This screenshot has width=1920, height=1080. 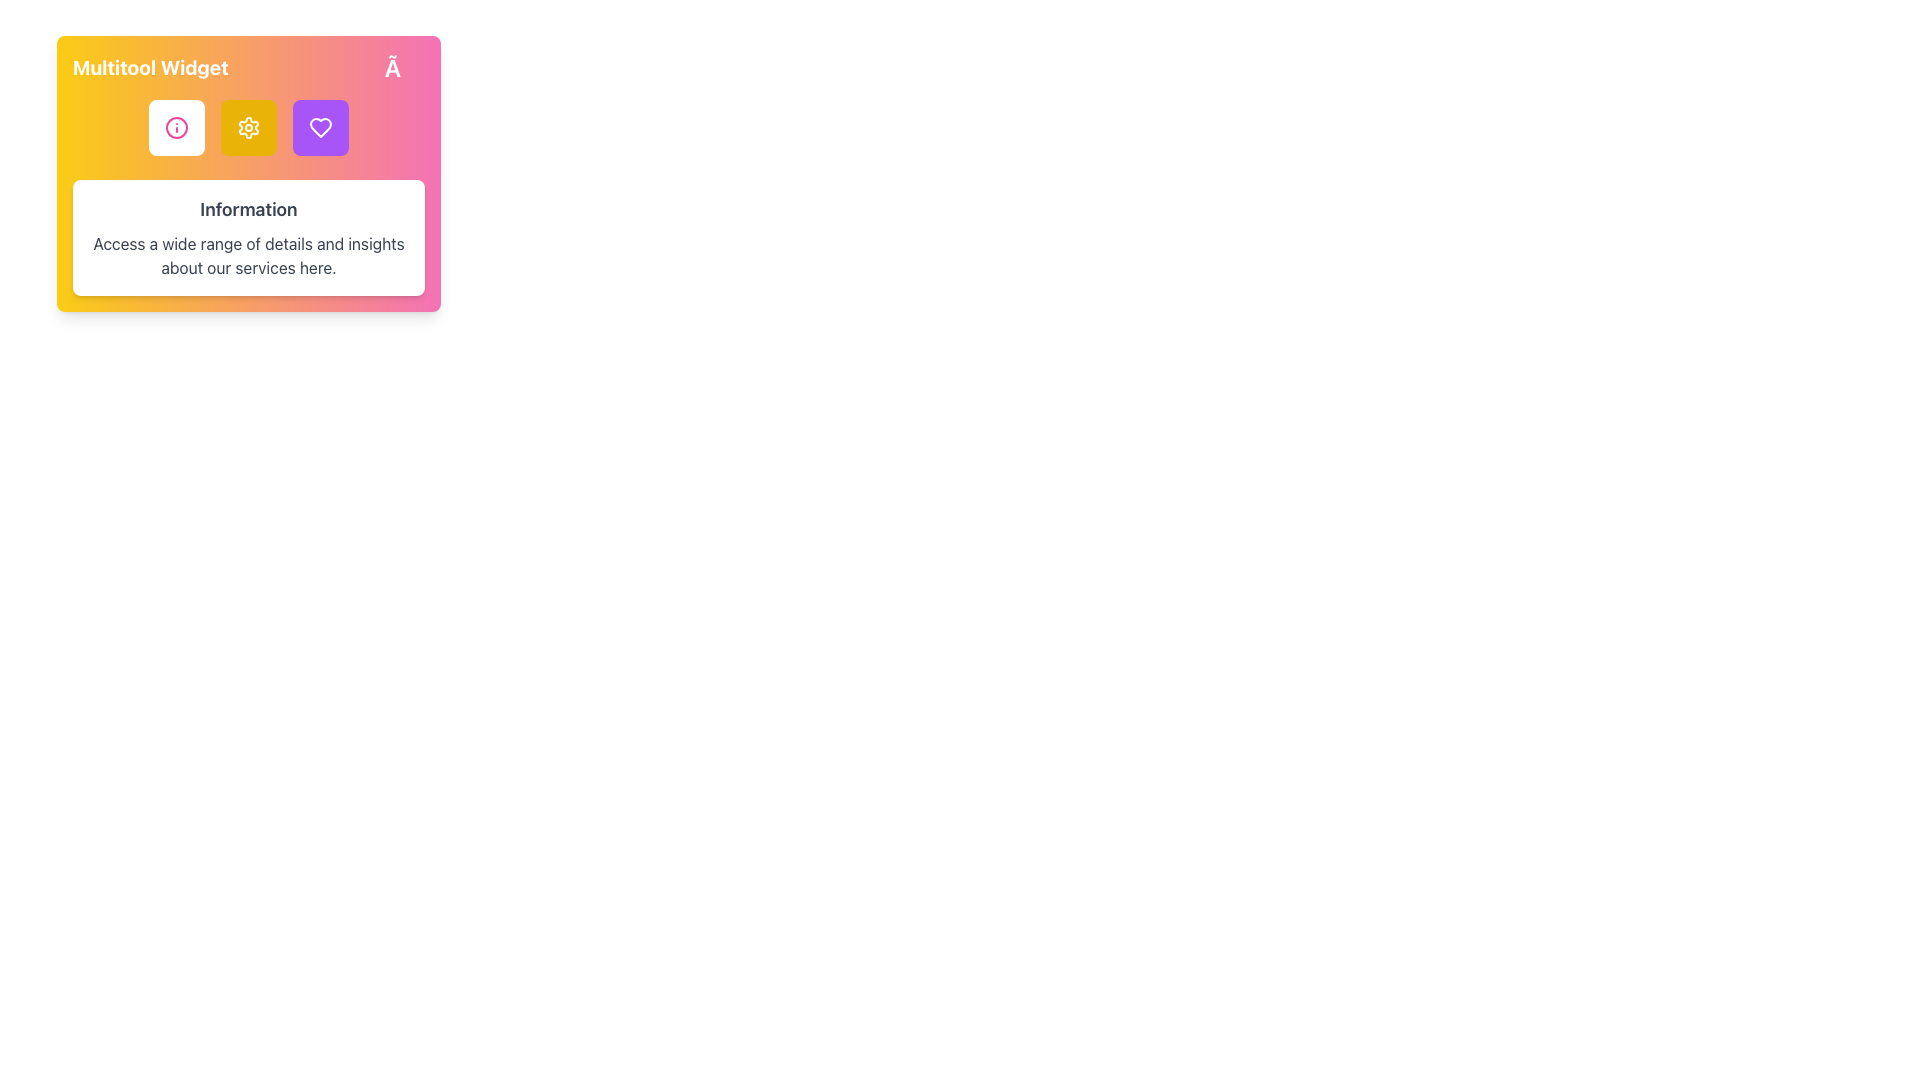 What do you see at coordinates (177, 127) in the screenshot?
I see `the leftmost circle icon in the Multitool Widget, which is part of the SVG graphics` at bounding box center [177, 127].